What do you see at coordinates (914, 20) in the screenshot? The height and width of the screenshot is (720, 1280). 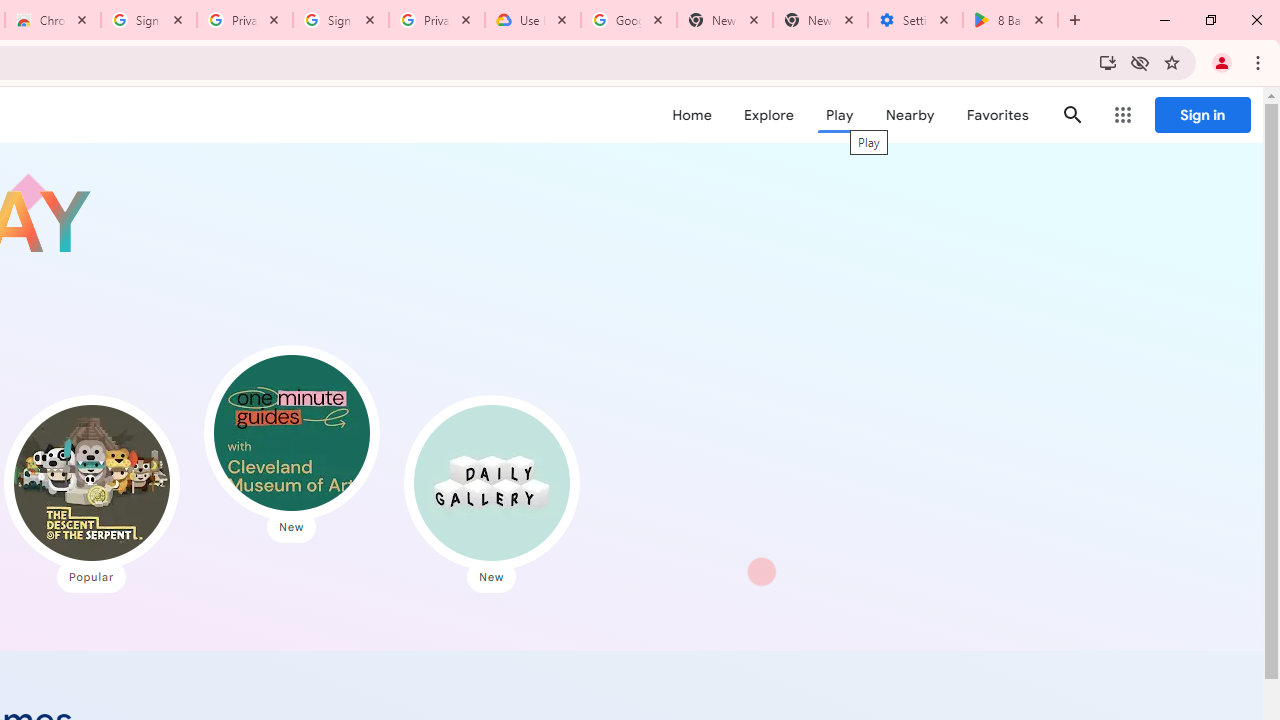 I see `'Settings - System'` at bounding box center [914, 20].